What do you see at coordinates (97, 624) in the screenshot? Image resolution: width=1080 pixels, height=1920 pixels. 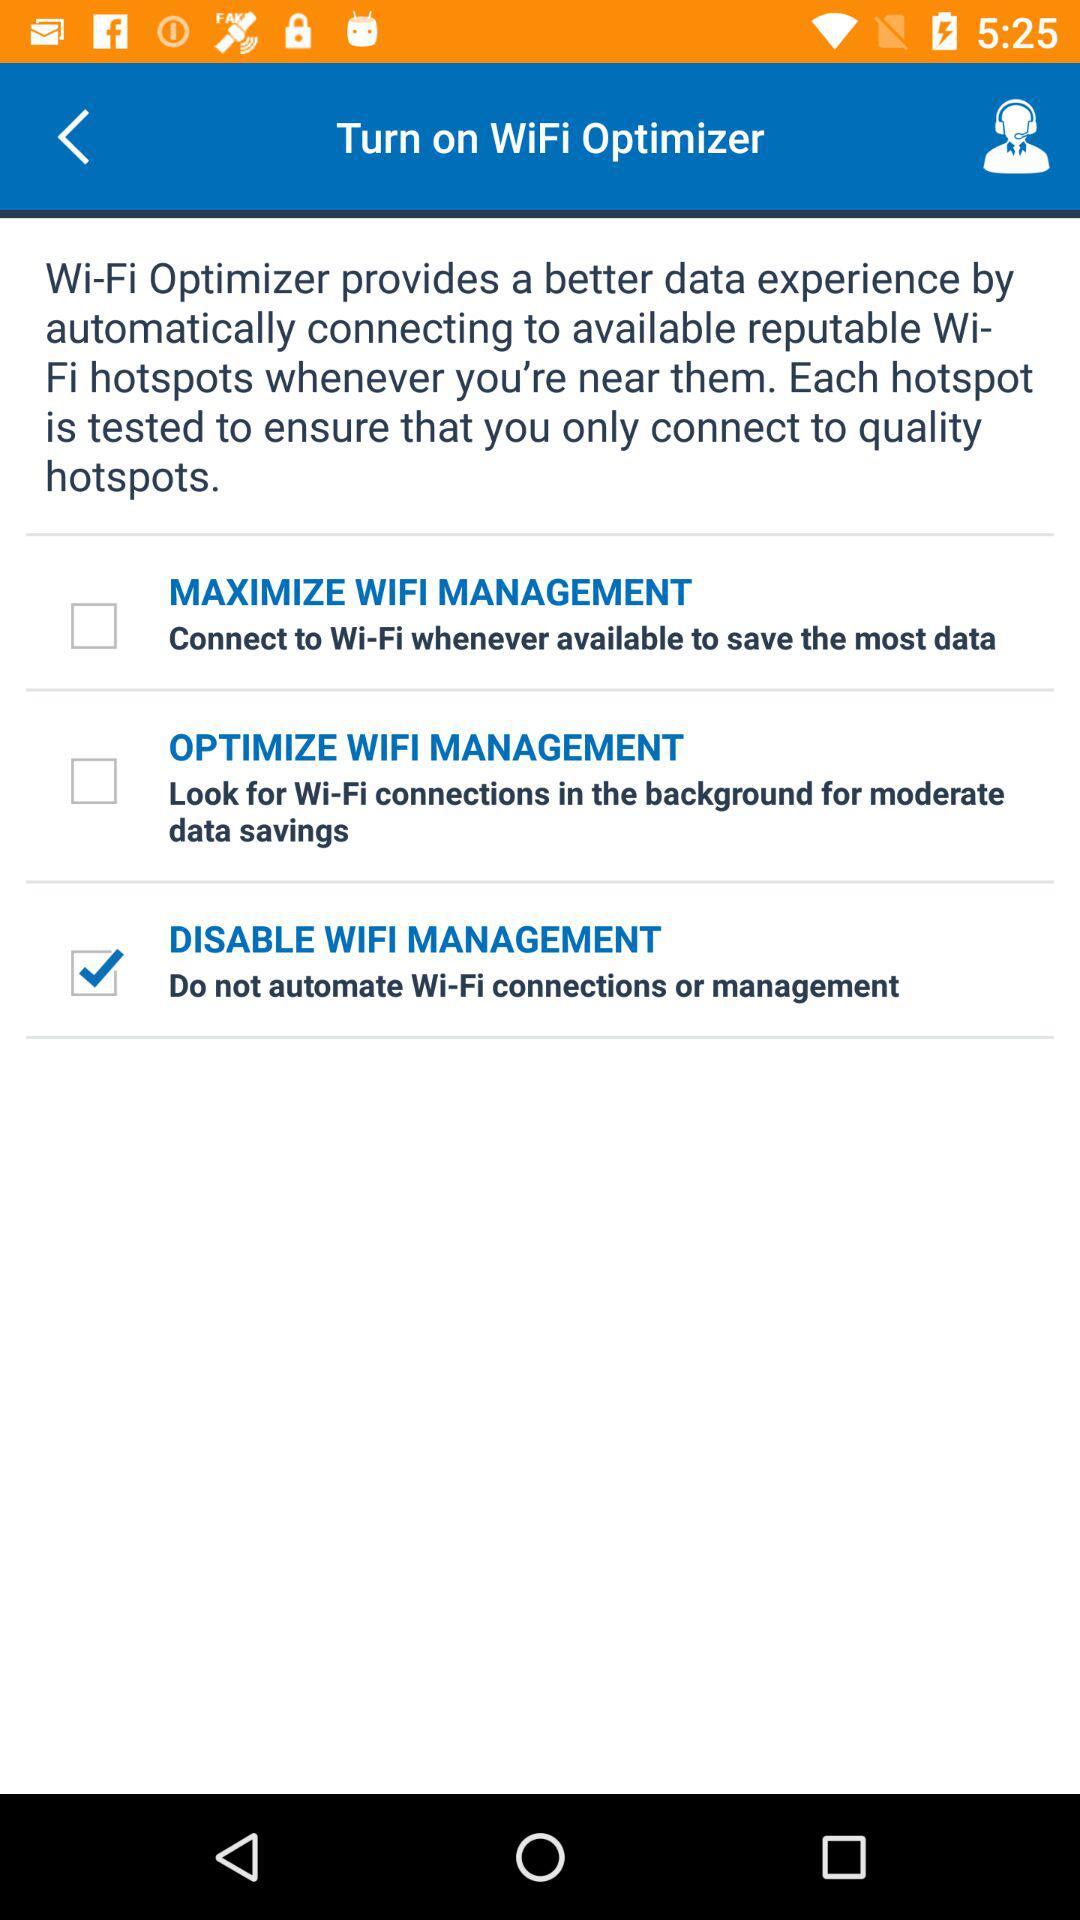 I see `icon next to the maximize wifi management icon` at bounding box center [97, 624].